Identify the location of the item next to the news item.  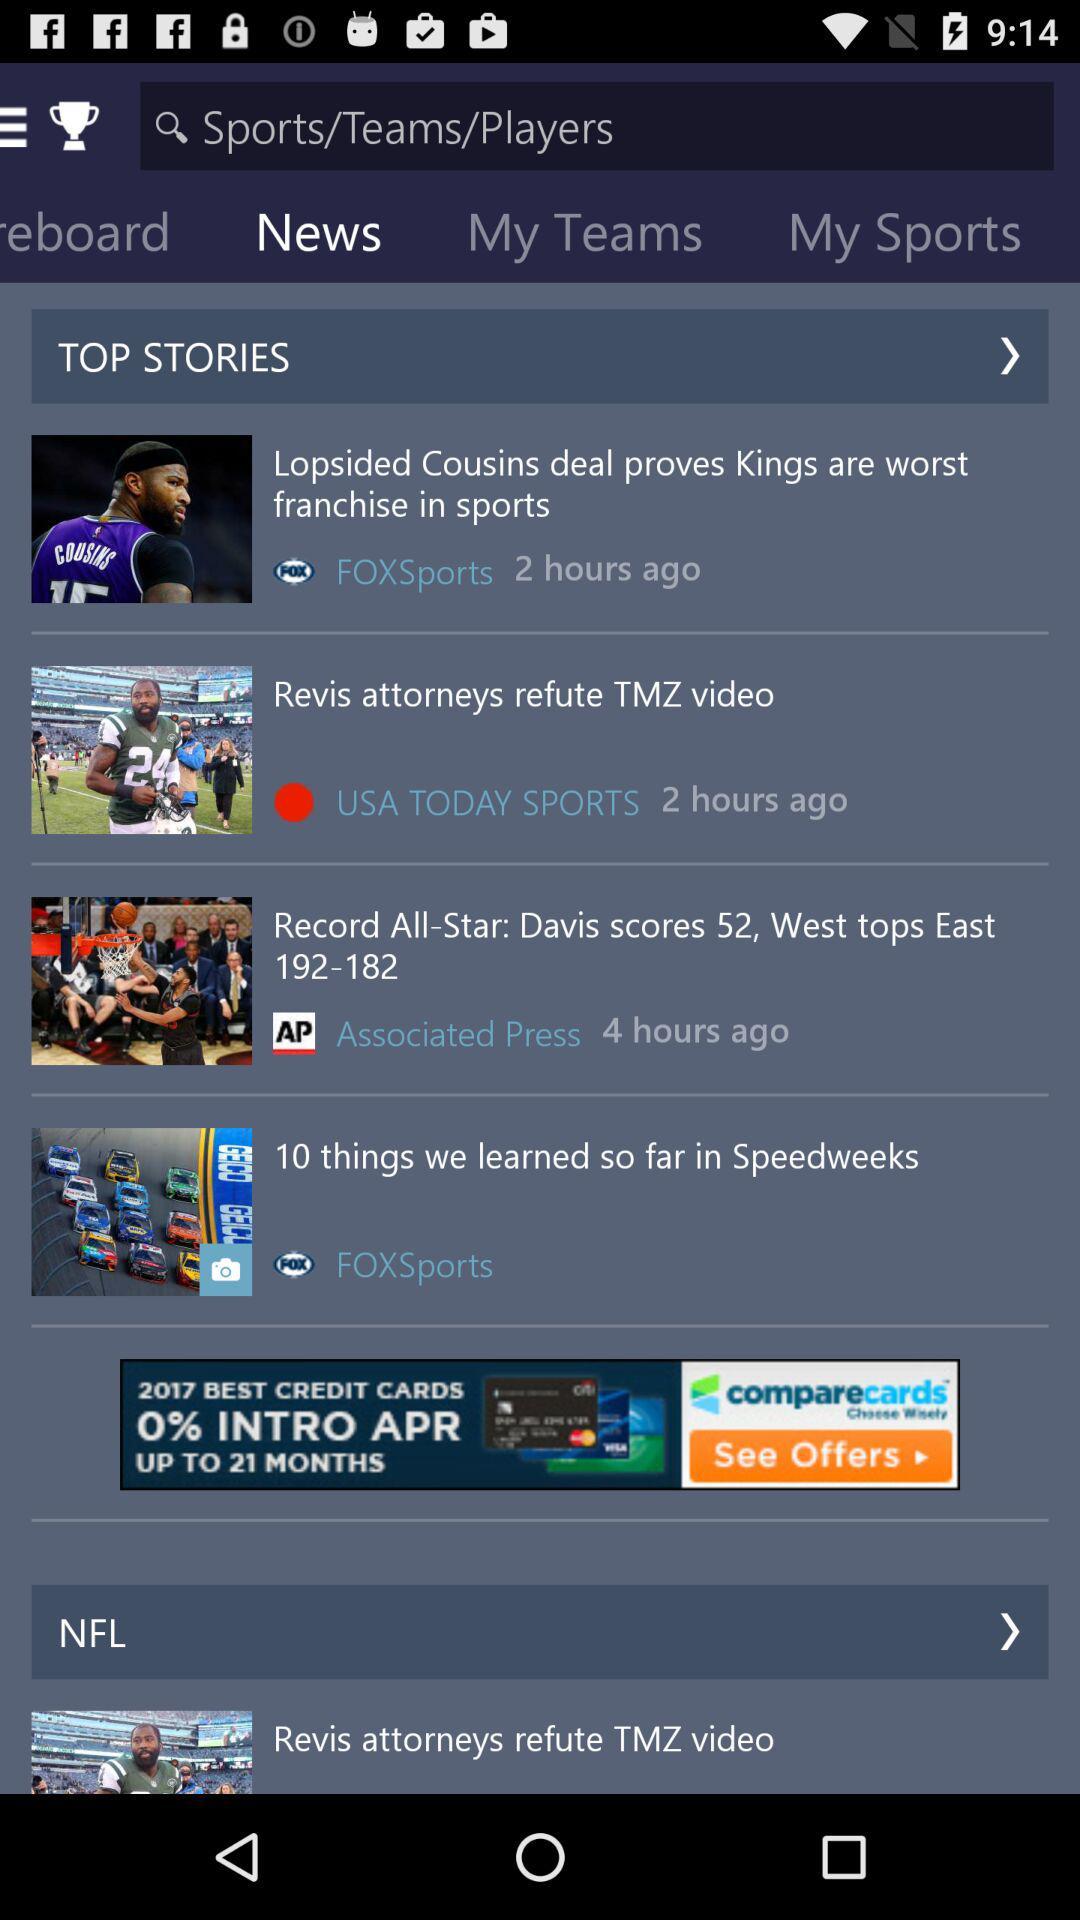
(114, 235).